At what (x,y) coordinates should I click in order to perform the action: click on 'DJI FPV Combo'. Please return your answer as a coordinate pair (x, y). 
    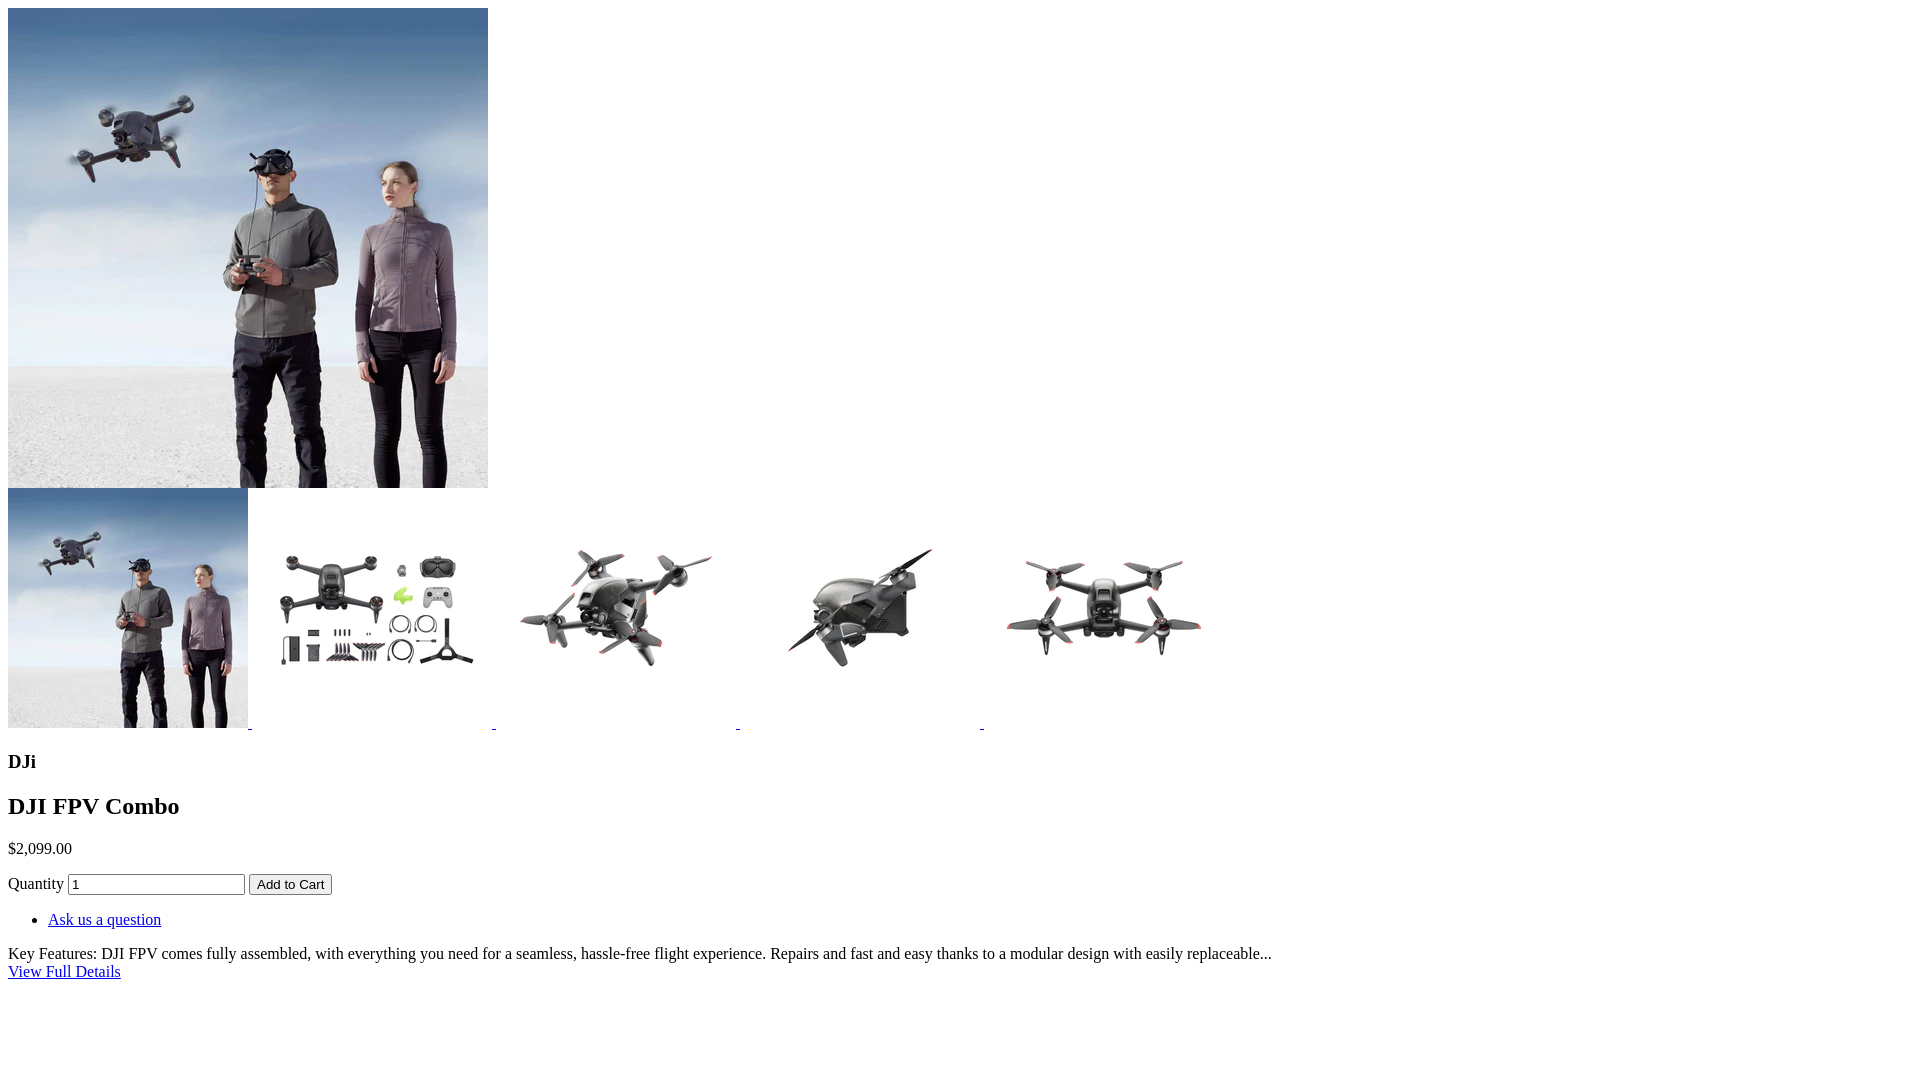
    Looking at the image, I should click on (8, 246).